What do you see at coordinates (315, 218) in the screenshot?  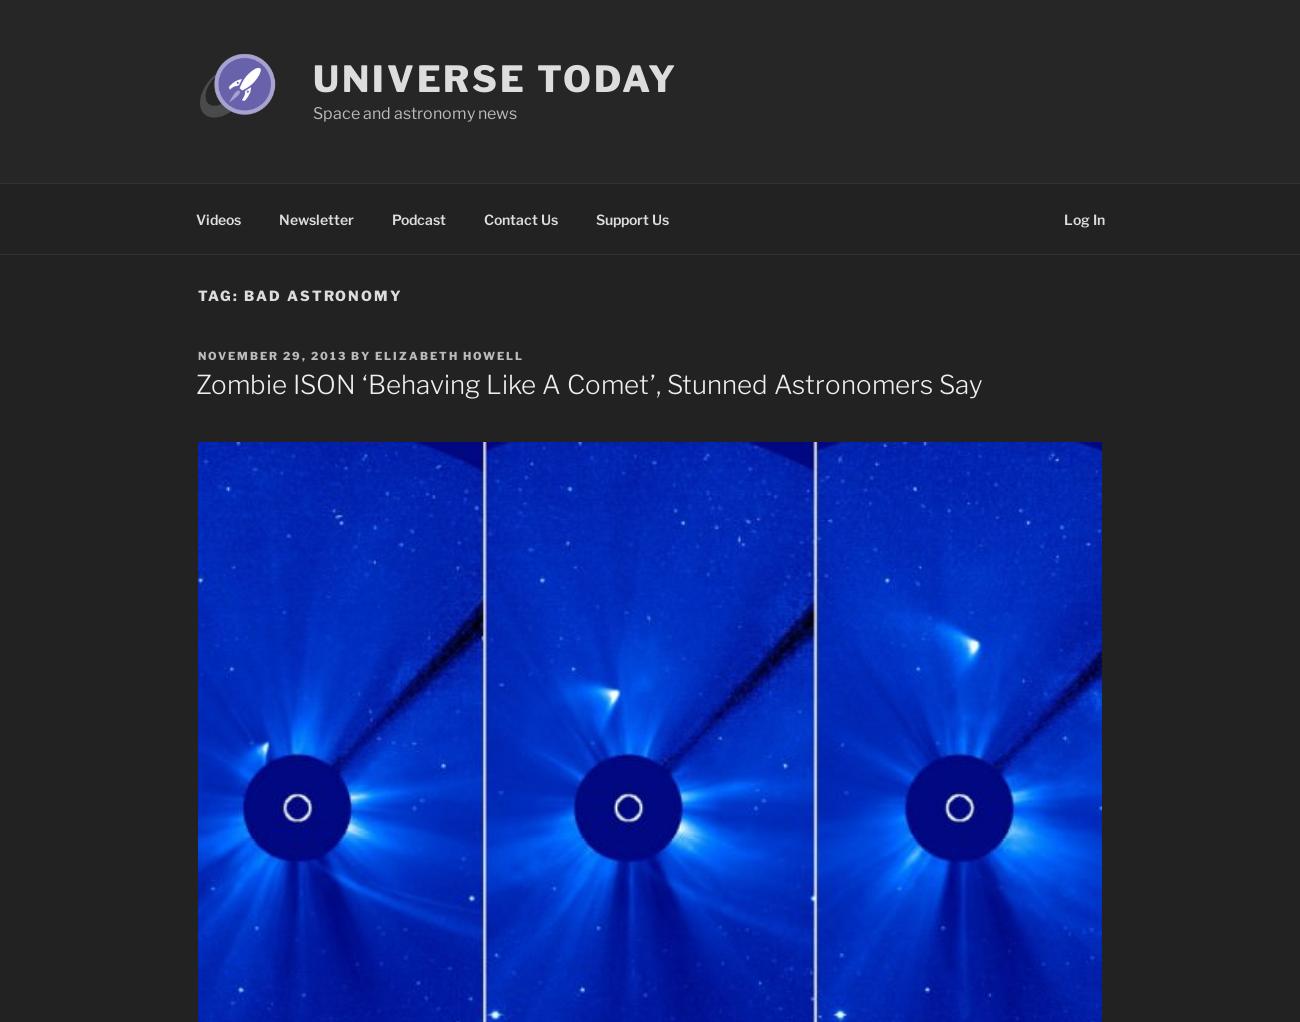 I see `'Newsletter'` at bounding box center [315, 218].